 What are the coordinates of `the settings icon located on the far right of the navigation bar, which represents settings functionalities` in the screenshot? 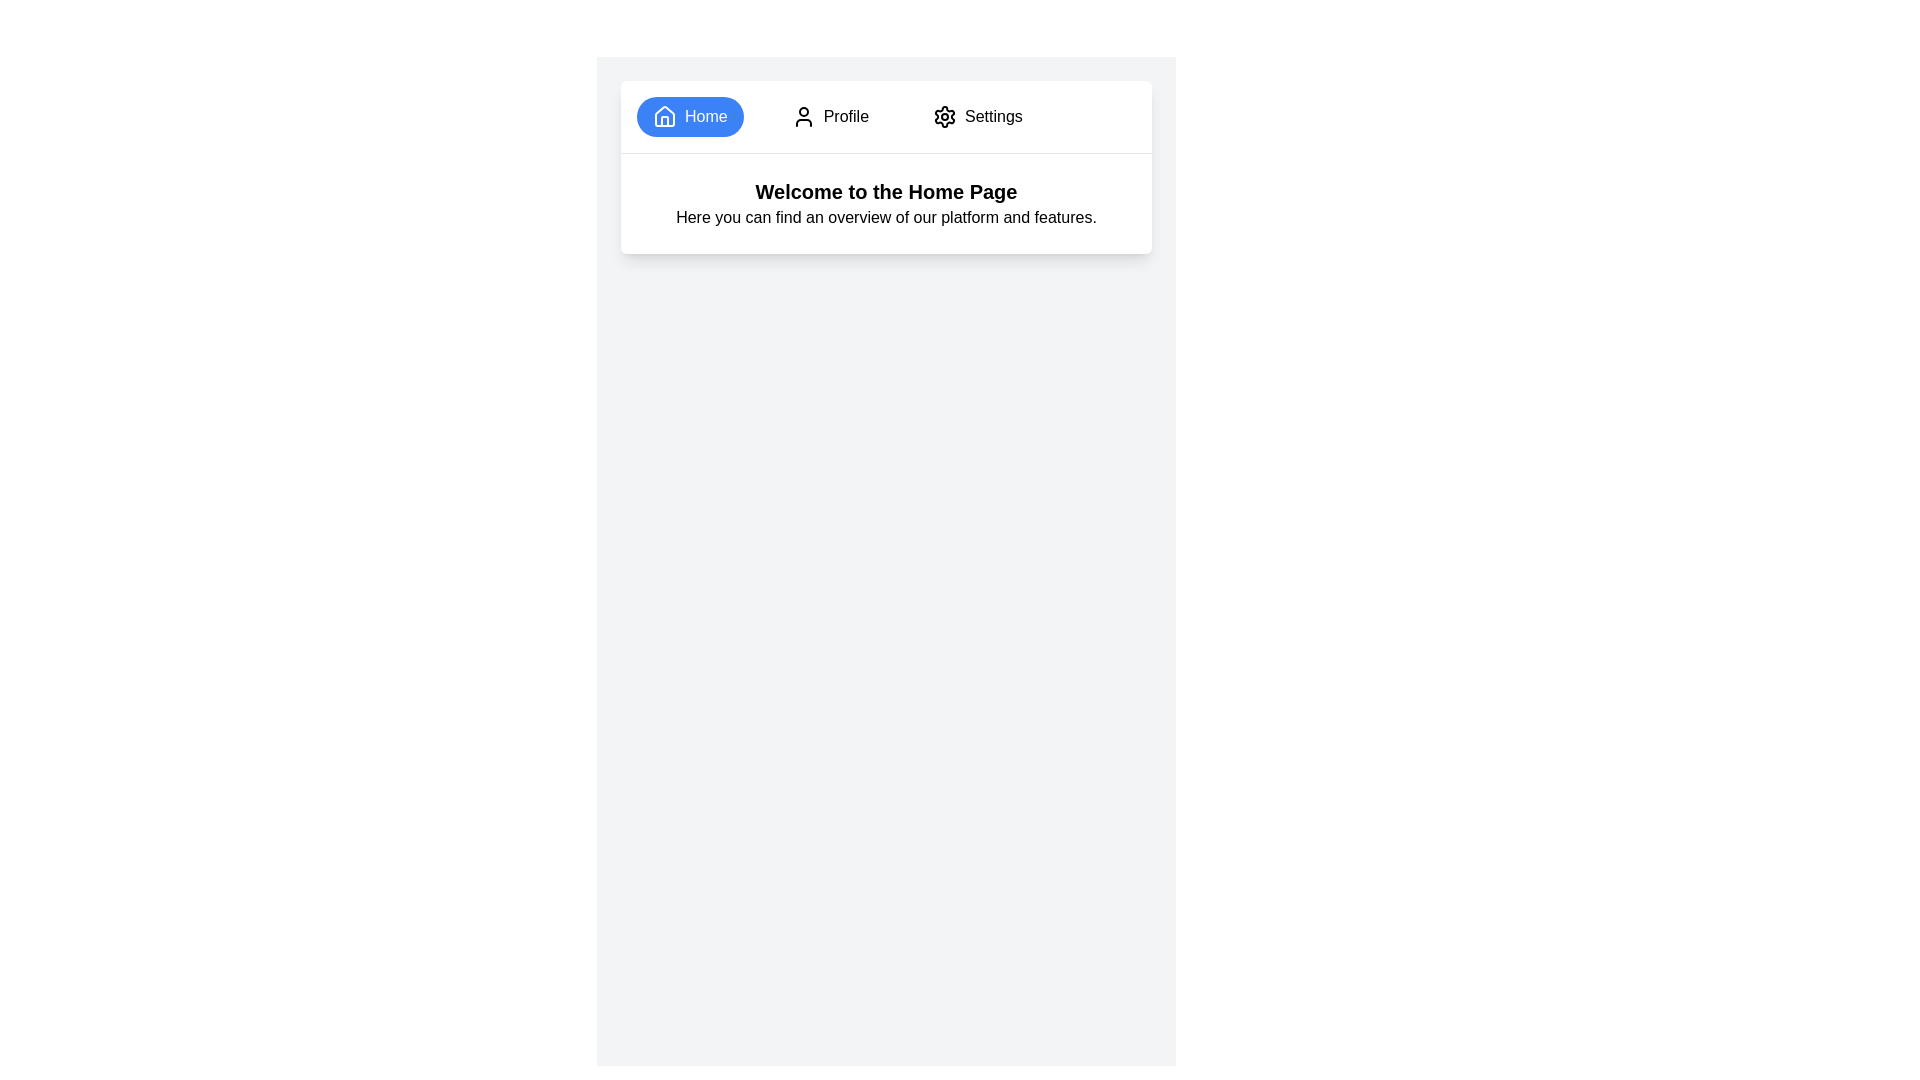 It's located at (944, 116).